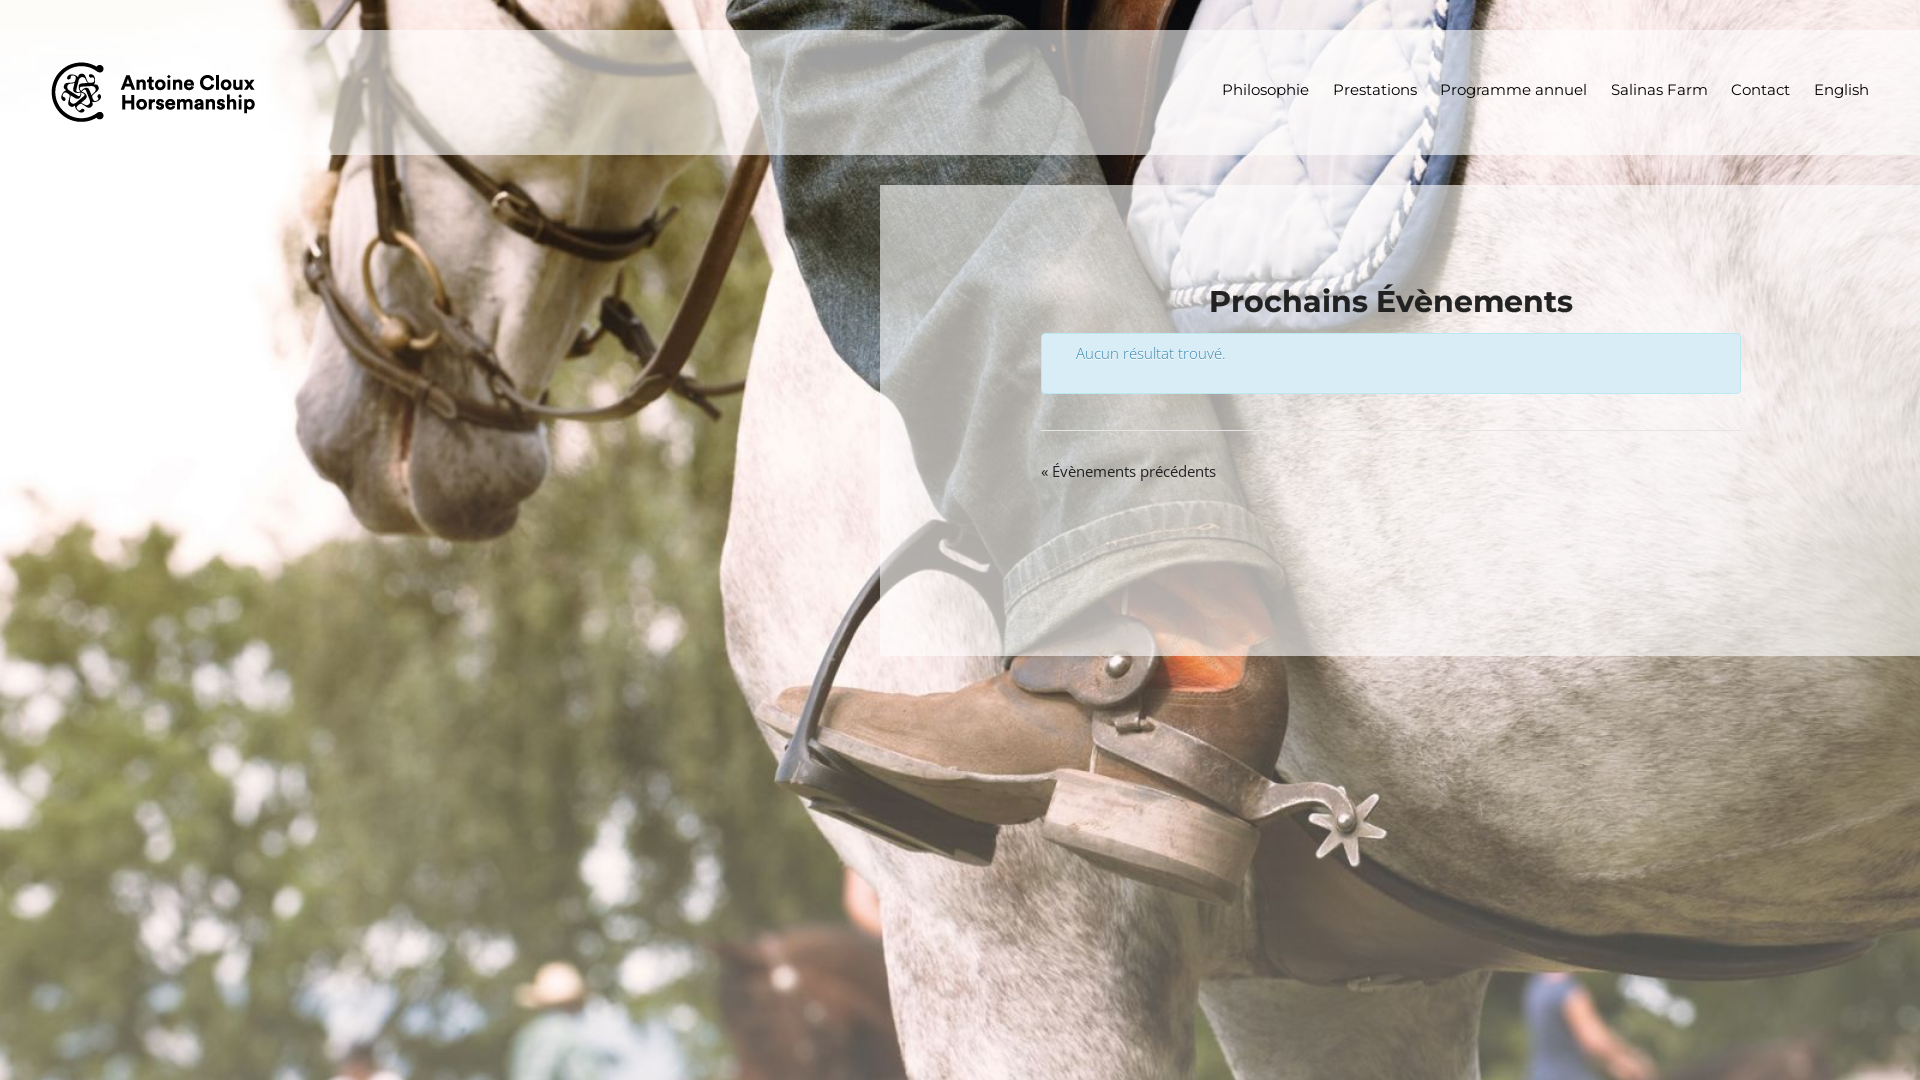  What do you see at coordinates (1374, 90) in the screenshot?
I see `'Prestations'` at bounding box center [1374, 90].